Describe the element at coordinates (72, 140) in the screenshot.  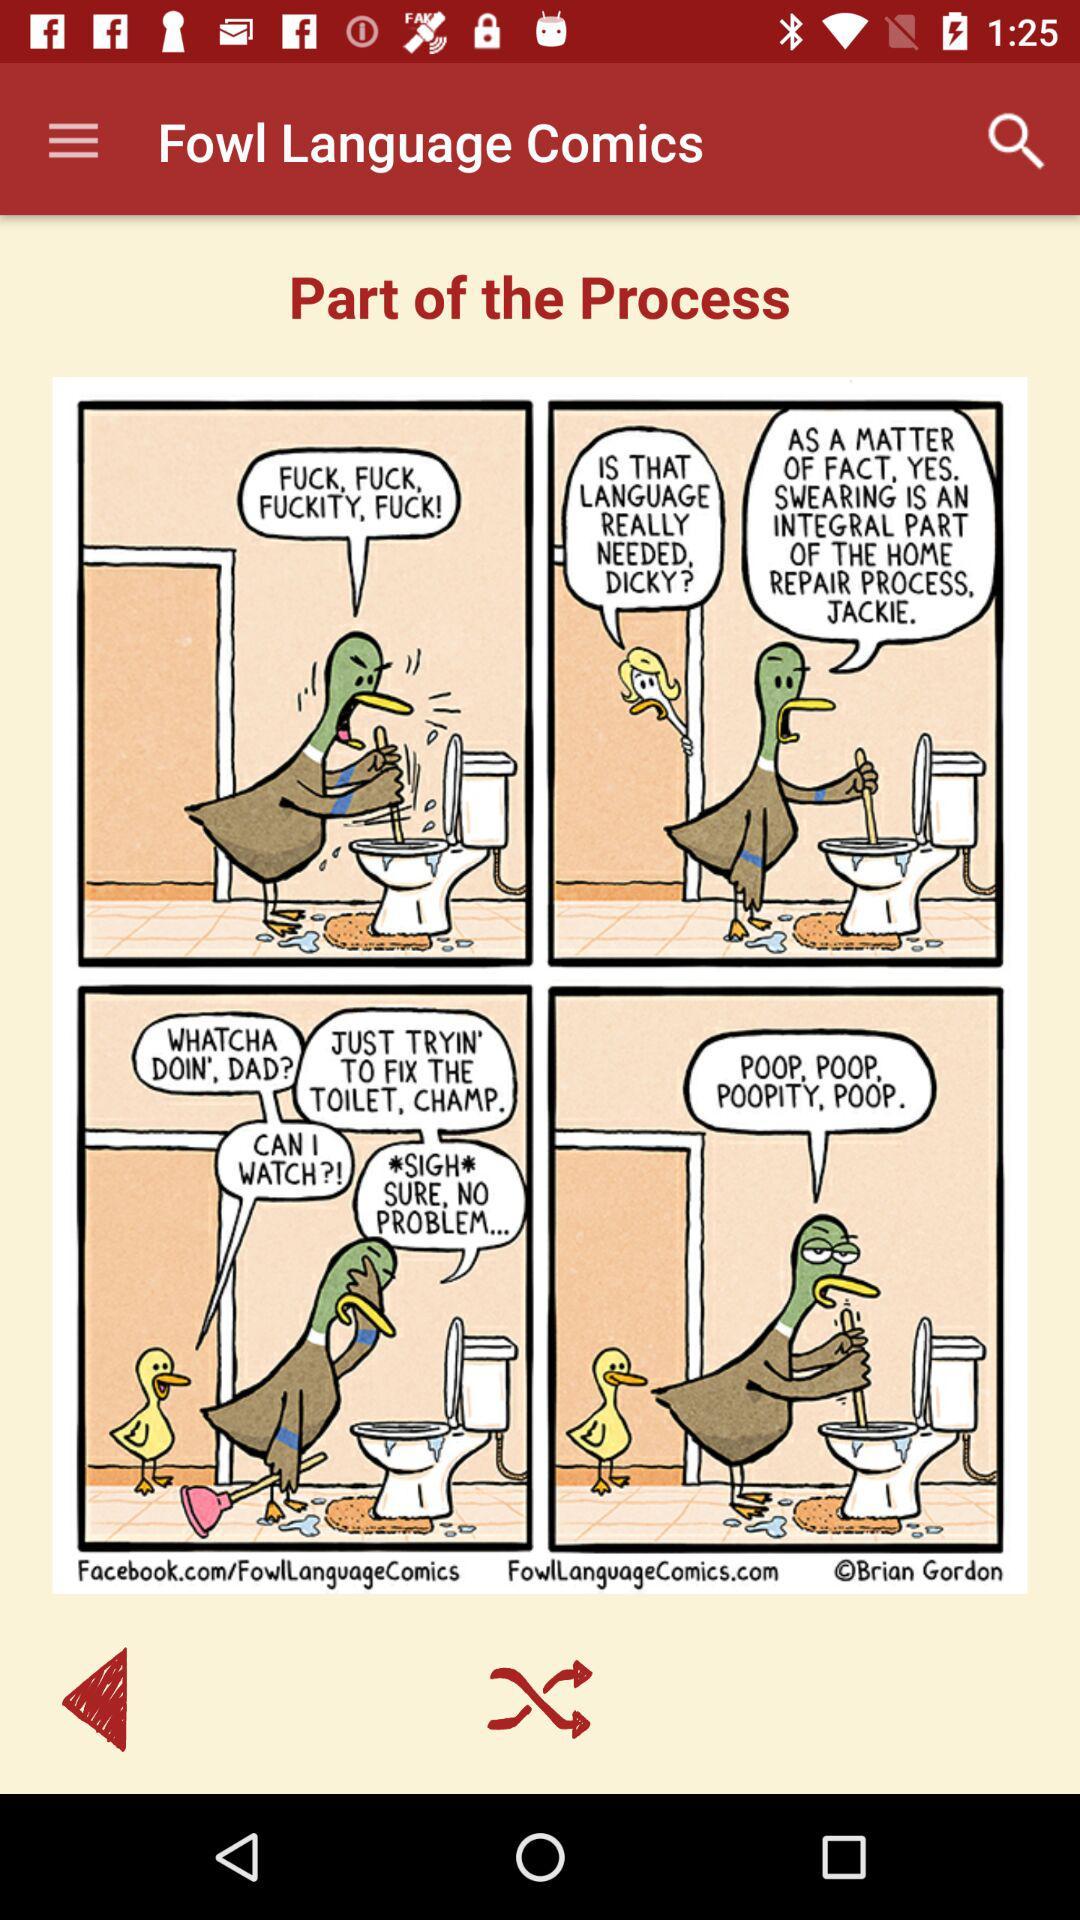
I see `app to the left of fowl language comics item` at that location.